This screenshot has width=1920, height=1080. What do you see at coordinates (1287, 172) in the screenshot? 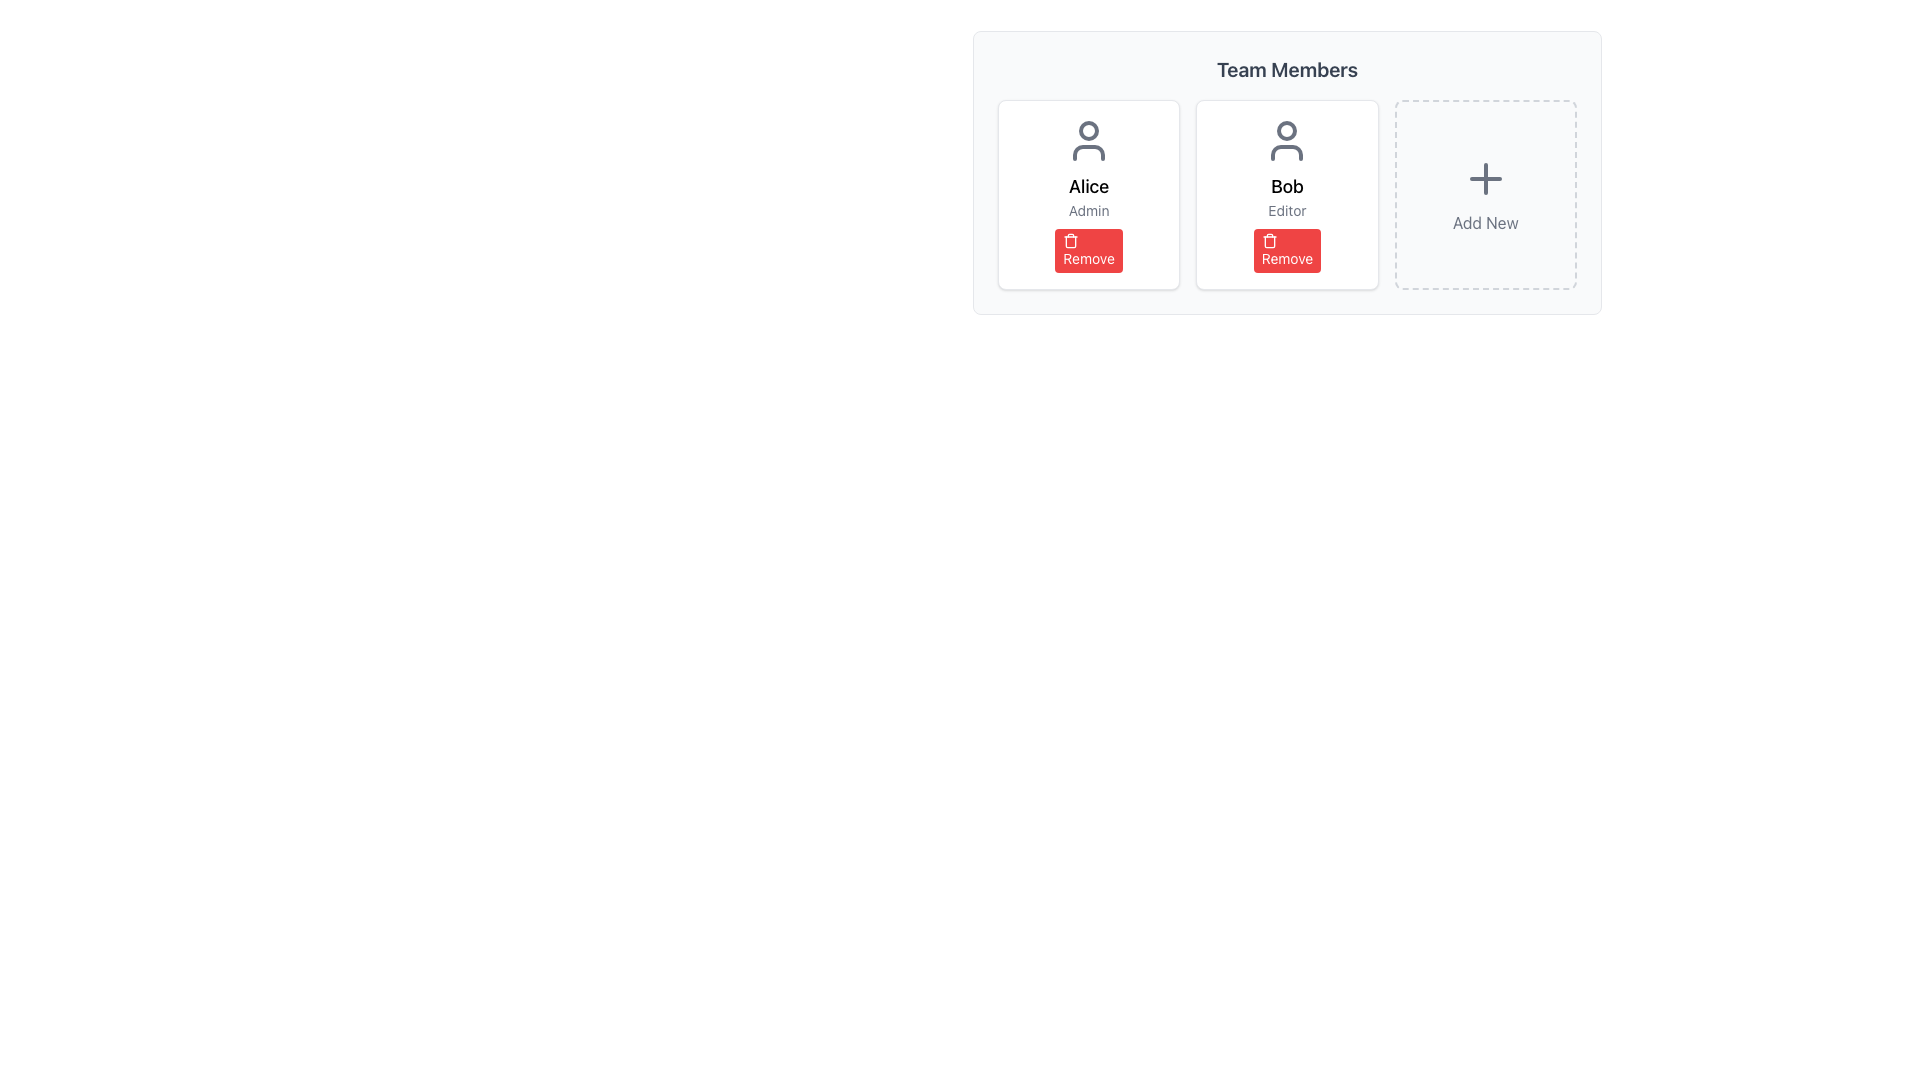
I see `details of the team member 'Bob' on the card located in the middle of the 'Team Members' section` at bounding box center [1287, 172].